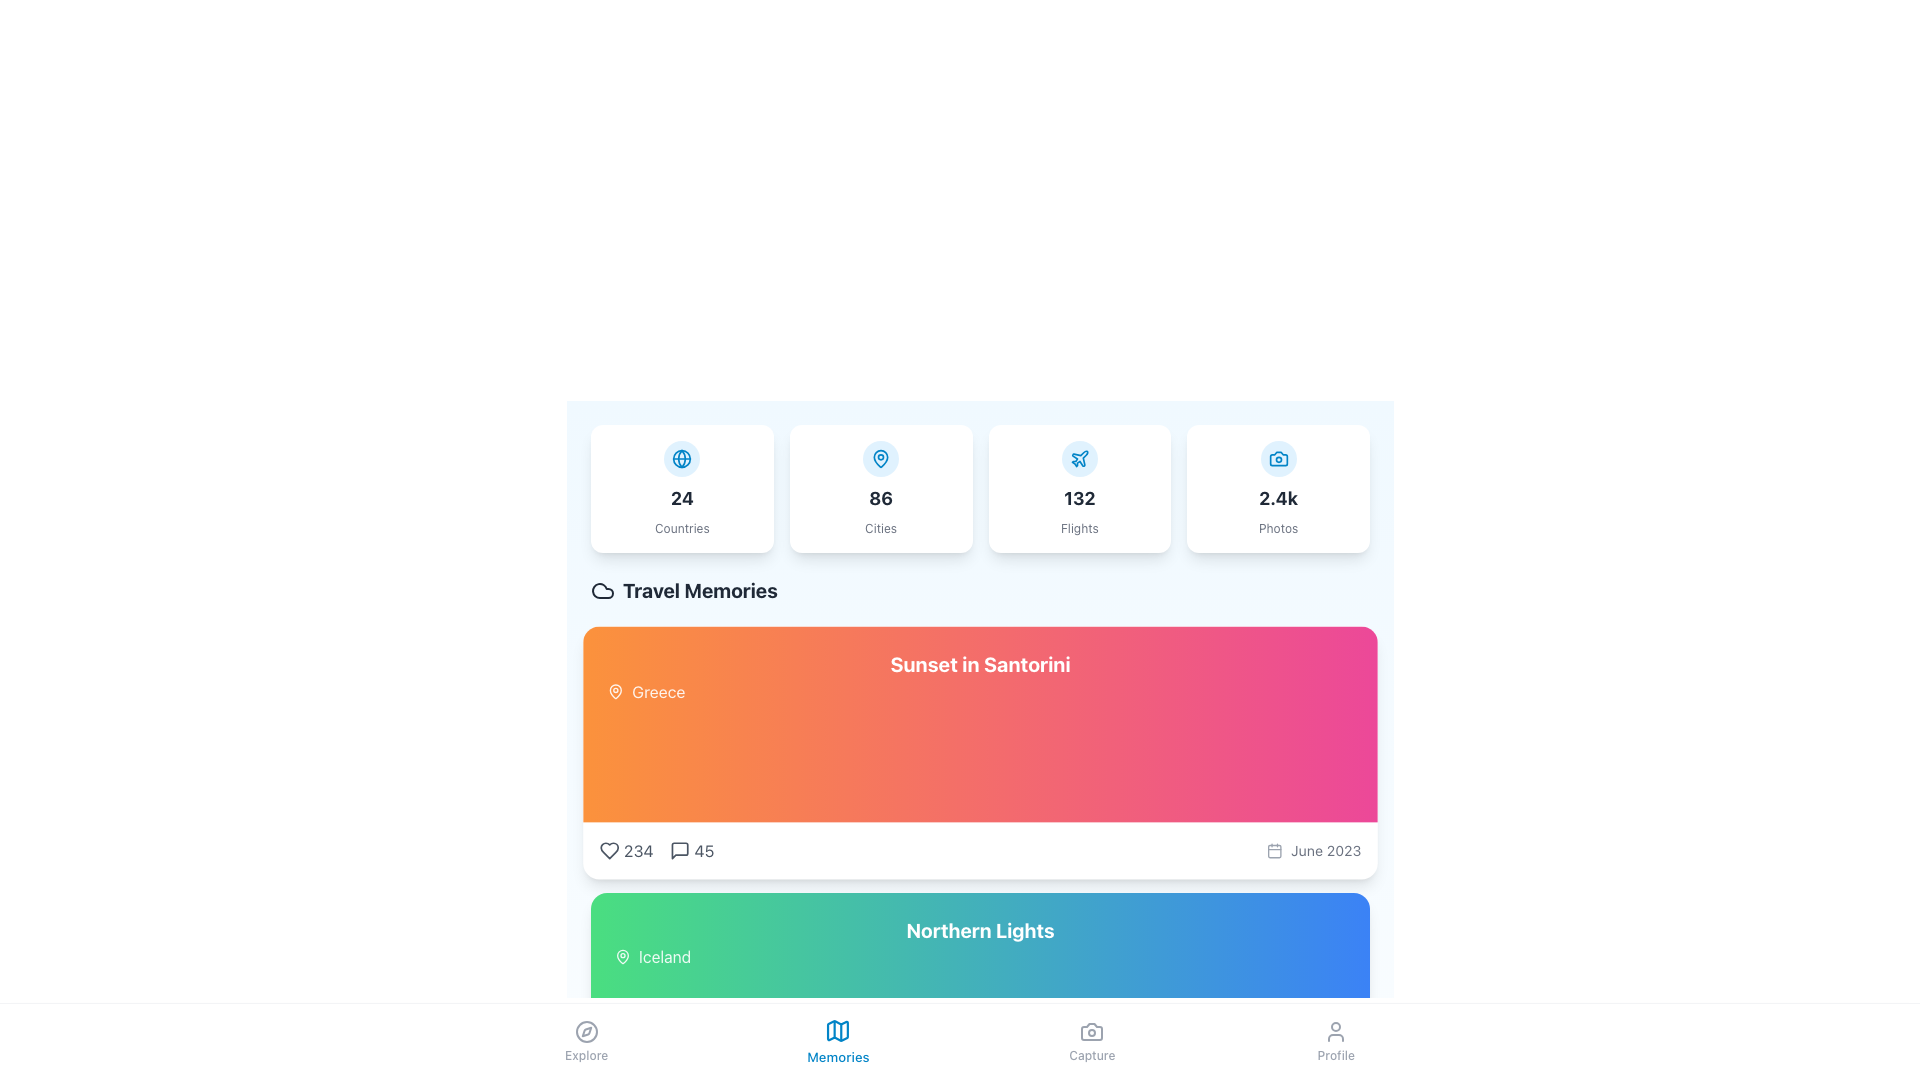 This screenshot has width=1920, height=1080. I want to click on the airplane icon within the '132 Flights' card, which is styled in blue and has a sleek, geometric design, so click(1079, 458).